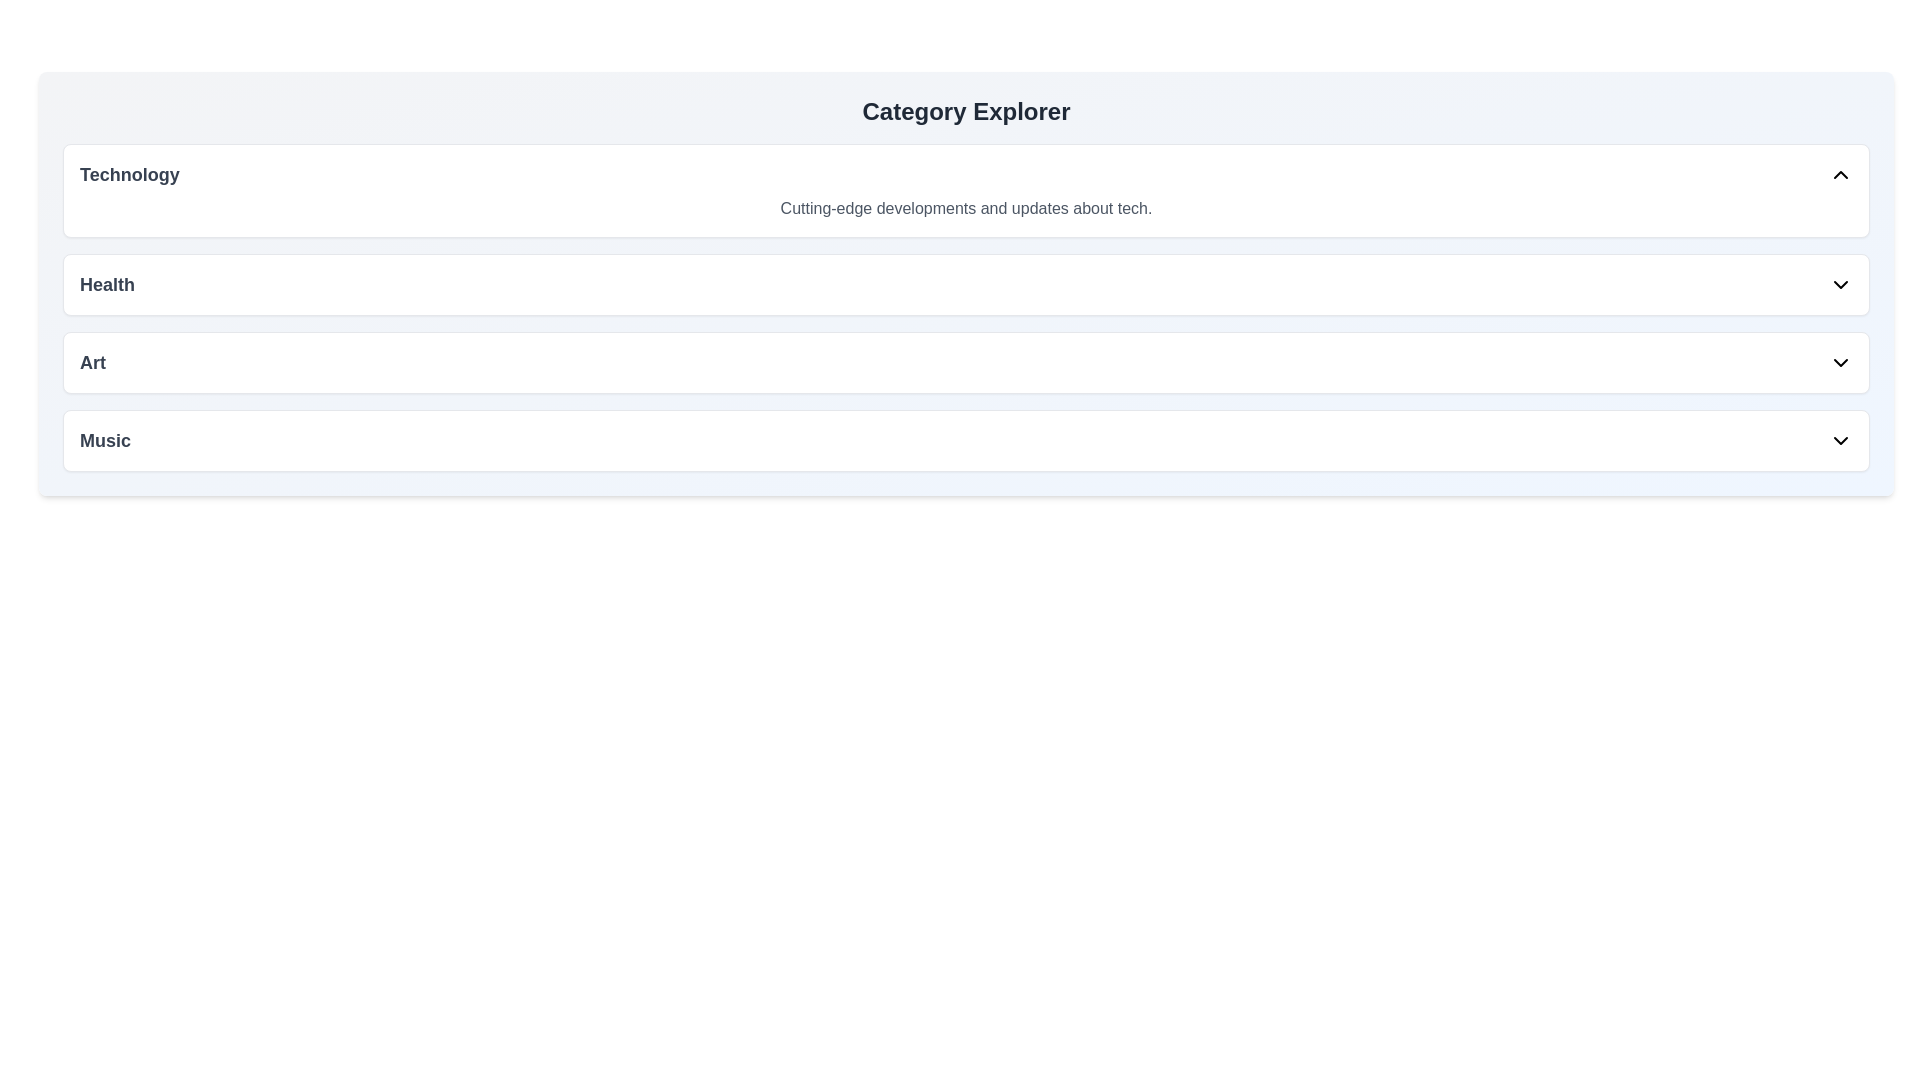 This screenshot has height=1080, width=1920. What do you see at coordinates (104, 439) in the screenshot?
I see `the title of the category Music to view its details` at bounding box center [104, 439].